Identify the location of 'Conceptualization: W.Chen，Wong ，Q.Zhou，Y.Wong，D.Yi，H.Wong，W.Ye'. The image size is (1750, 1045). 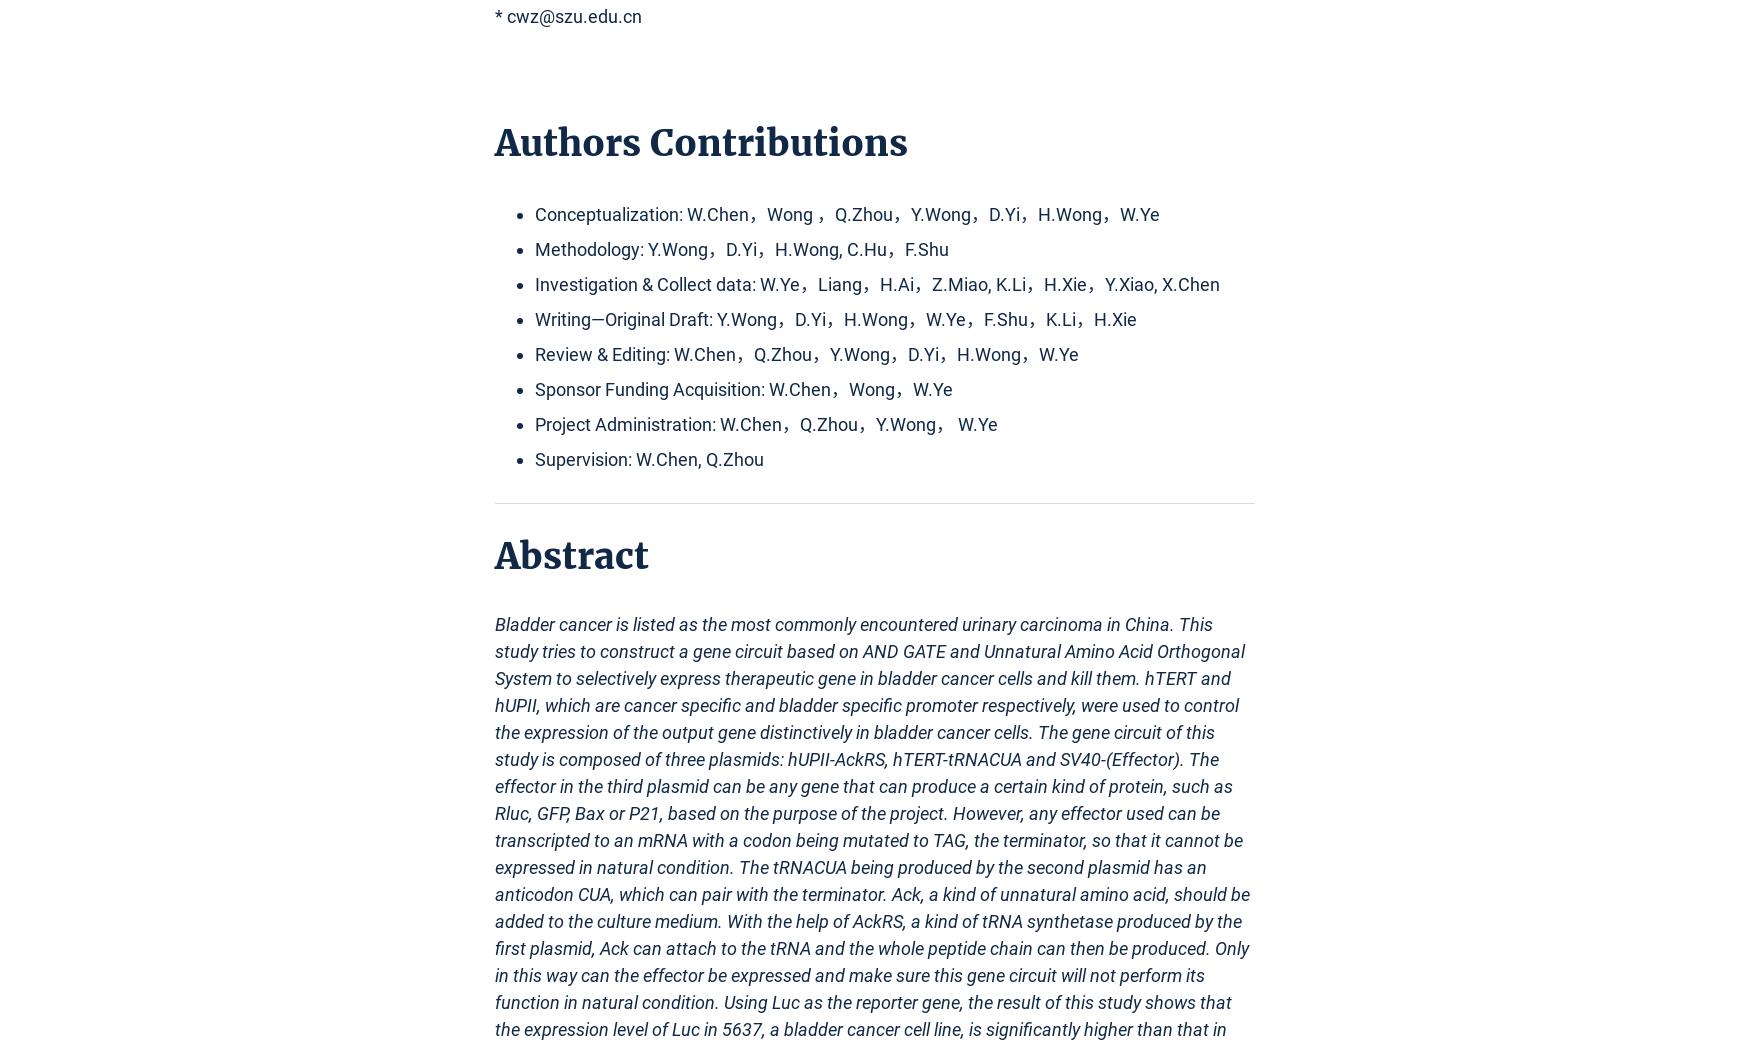
(847, 214).